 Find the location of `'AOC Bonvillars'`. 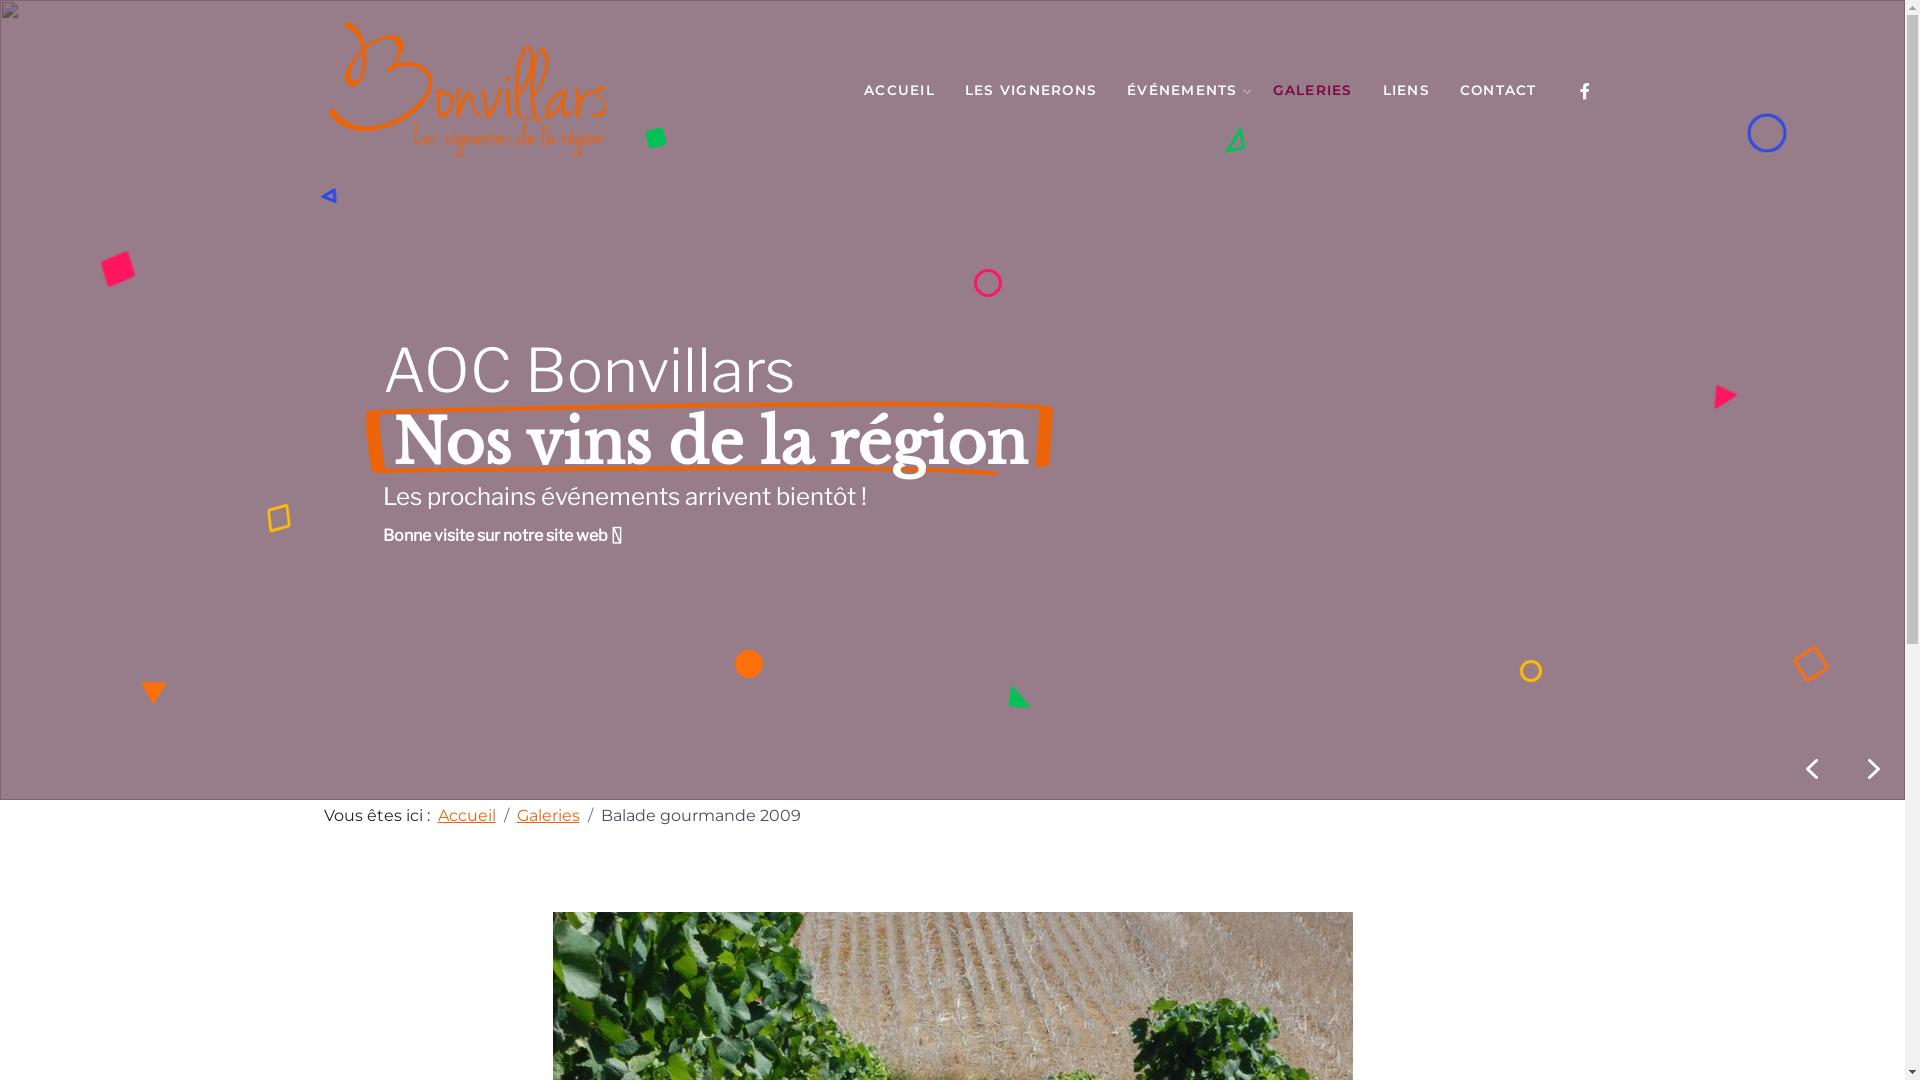

'AOC Bonvillars' is located at coordinates (327, 88).